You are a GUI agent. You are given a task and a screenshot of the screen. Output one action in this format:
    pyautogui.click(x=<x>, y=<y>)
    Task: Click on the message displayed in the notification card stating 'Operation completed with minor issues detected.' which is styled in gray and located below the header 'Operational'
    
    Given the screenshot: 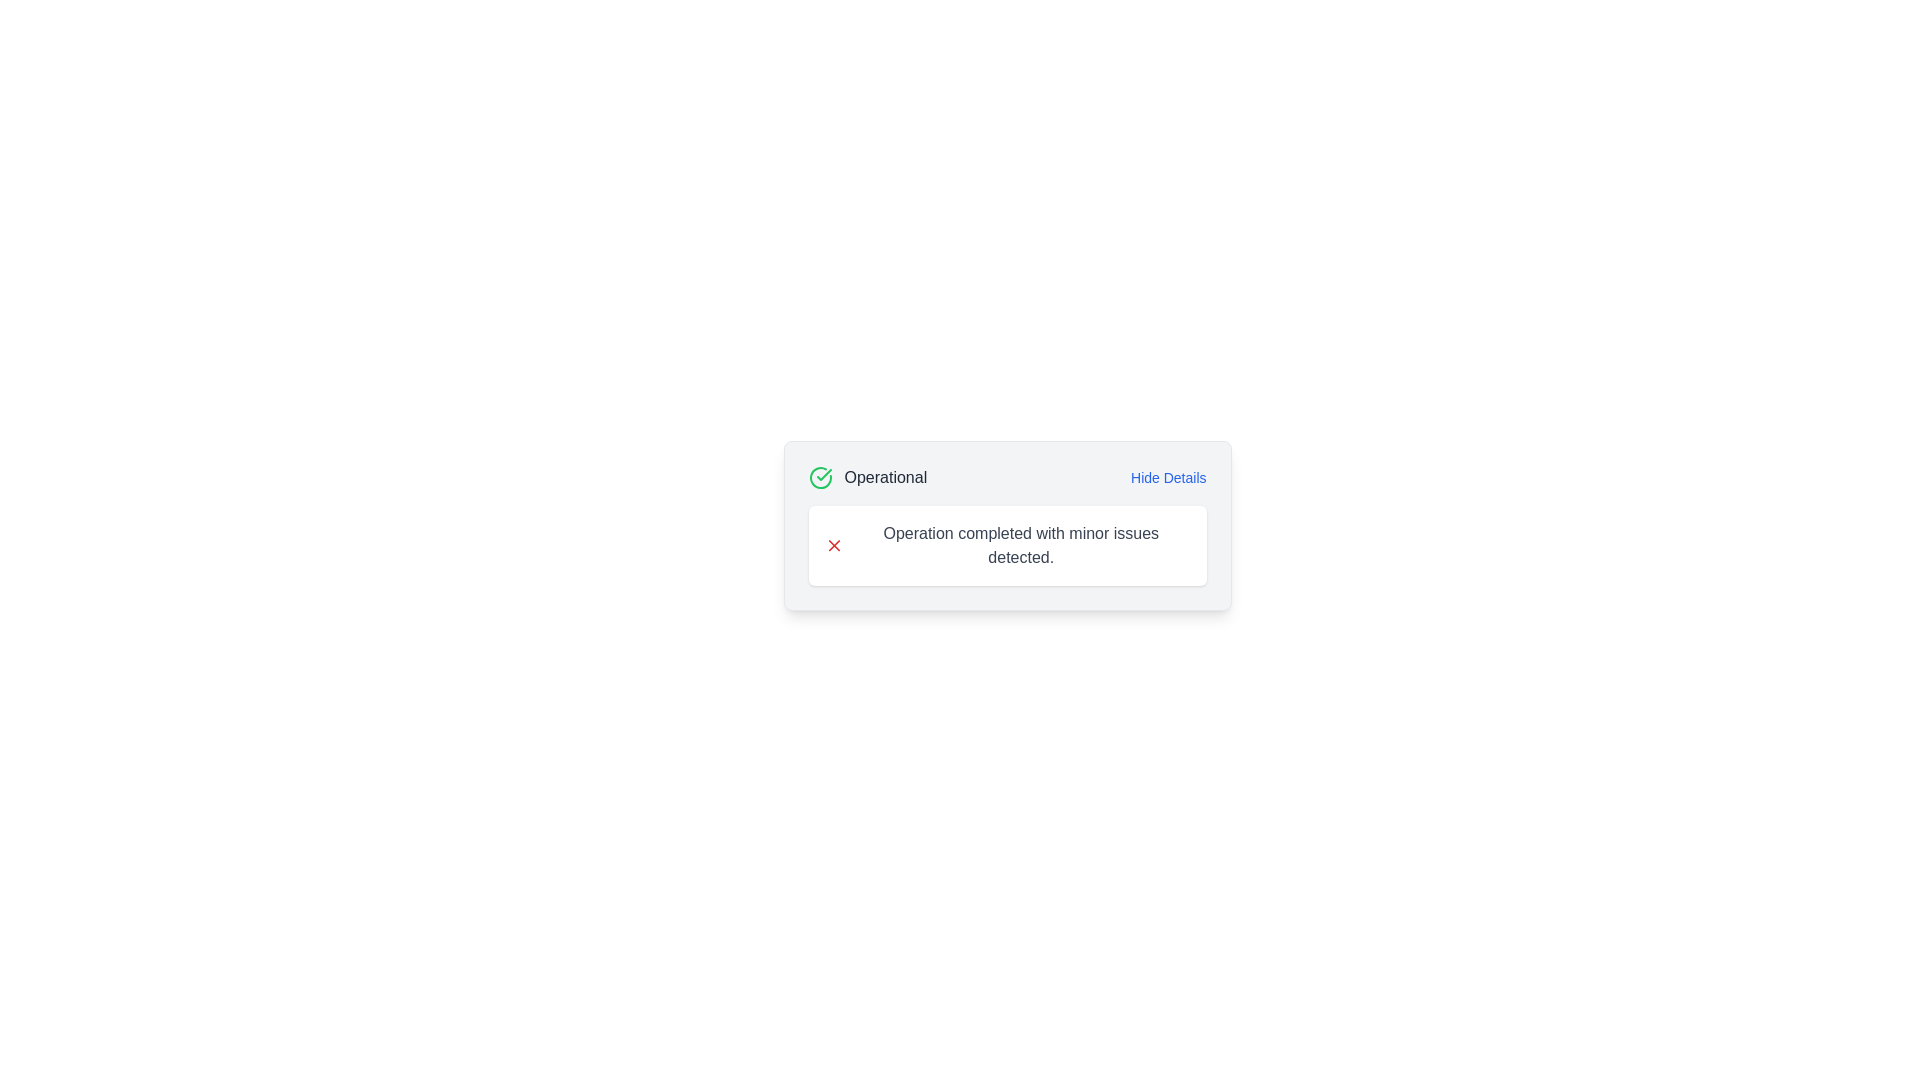 What is the action you would take?
    pyautogui.click(x=1021, y=546)
    